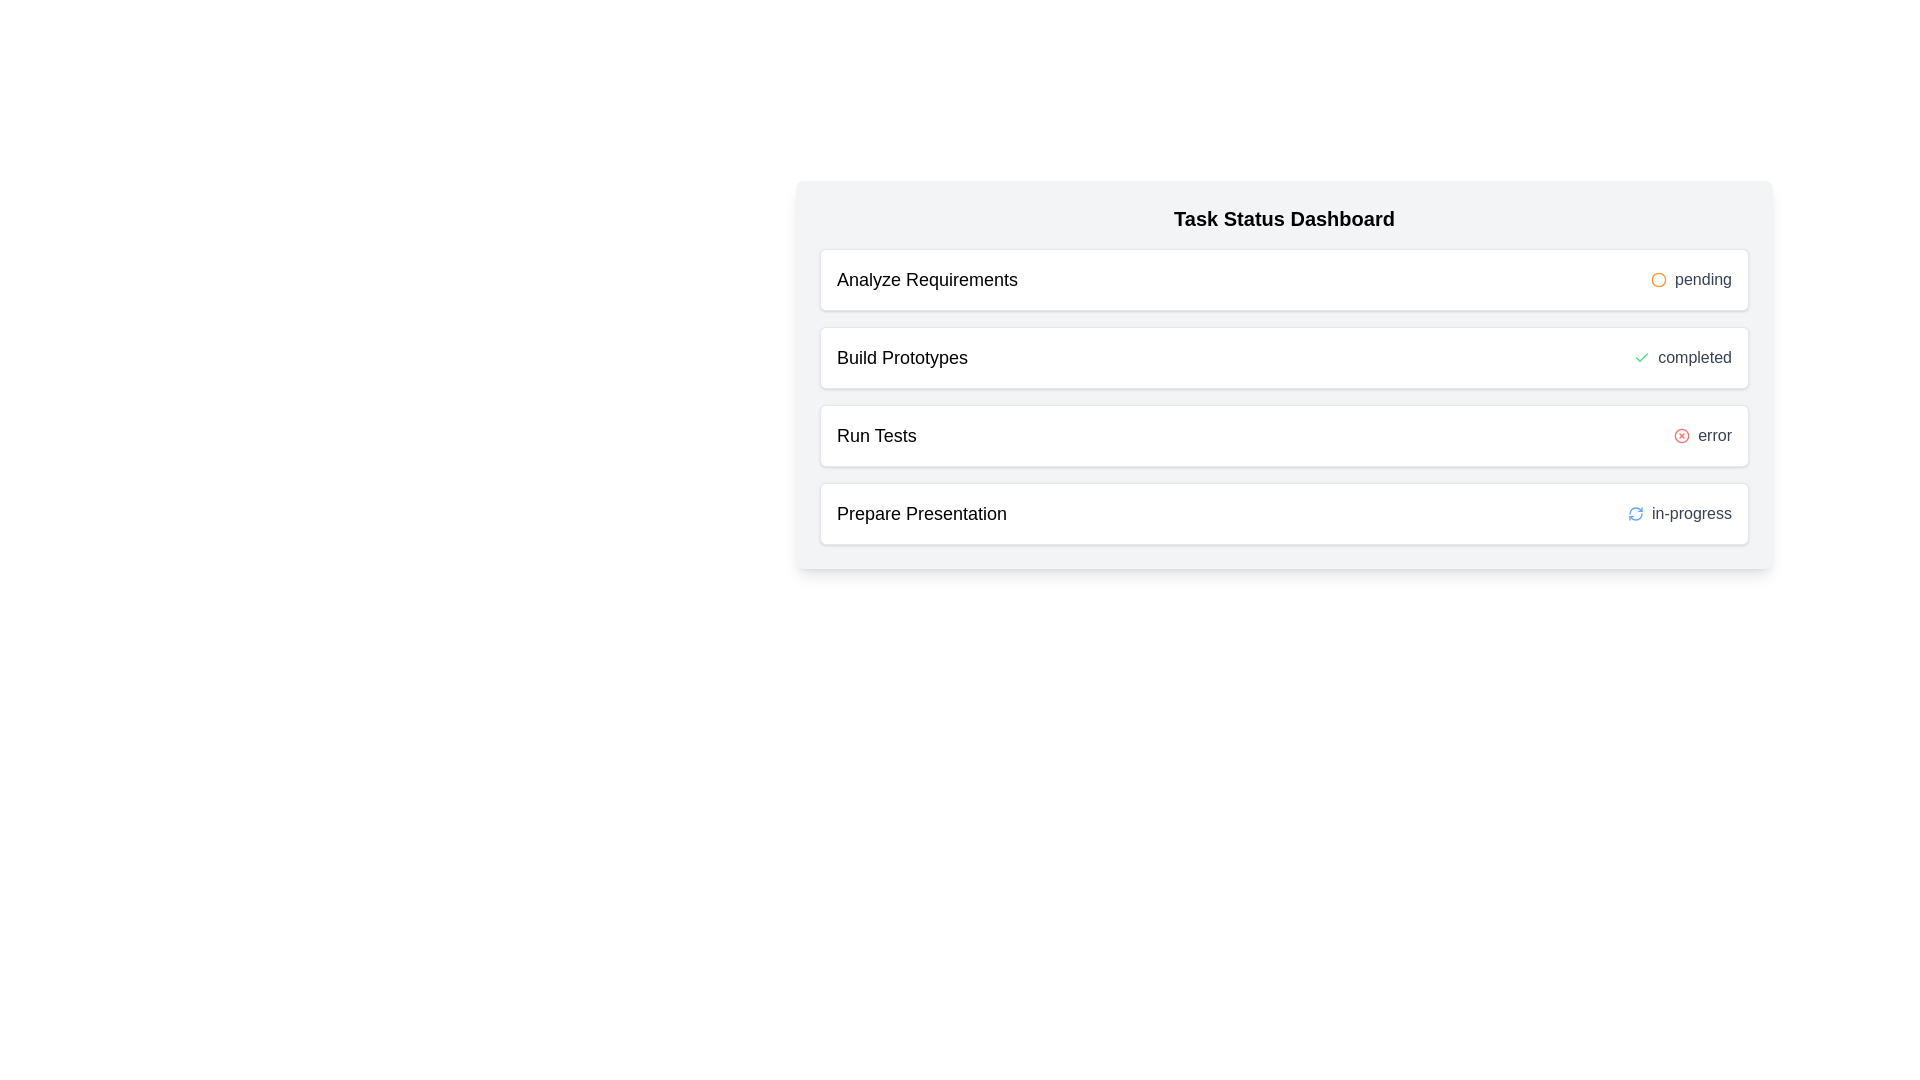 Image resolution: width=1920 pixels, height=1080 pixels. What do you see at coordinates (1694, 357) in the screenshot?
I see `the text label indicating that the task 'Build Prototypes' has been completed, located on the right side of the second row of task statuses in the dashboard` at bounding box center [1694, 357].